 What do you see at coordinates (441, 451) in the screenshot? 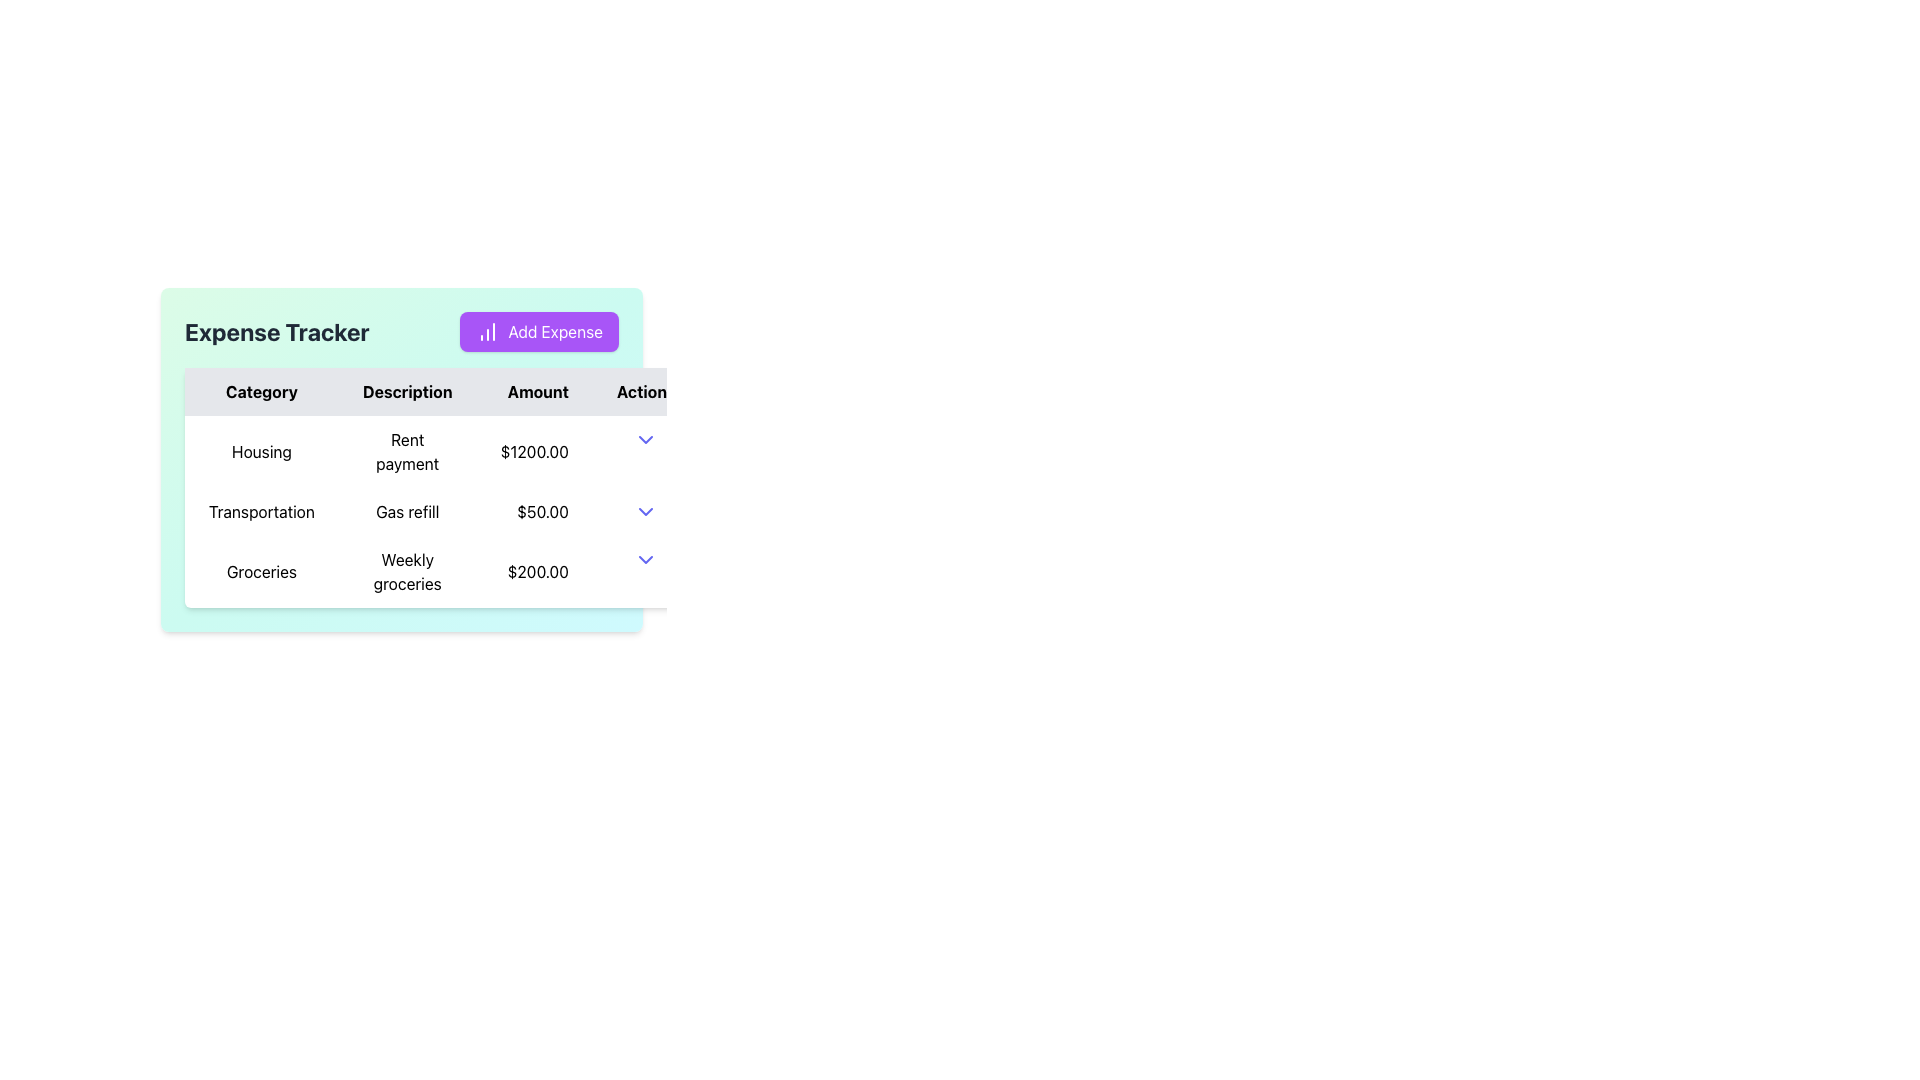
I see `the first row in the expense table that displays details of a specific category of expense, located directly above the 'Transportation Gas refill $50.00' row` at bounding box center [441, 451].